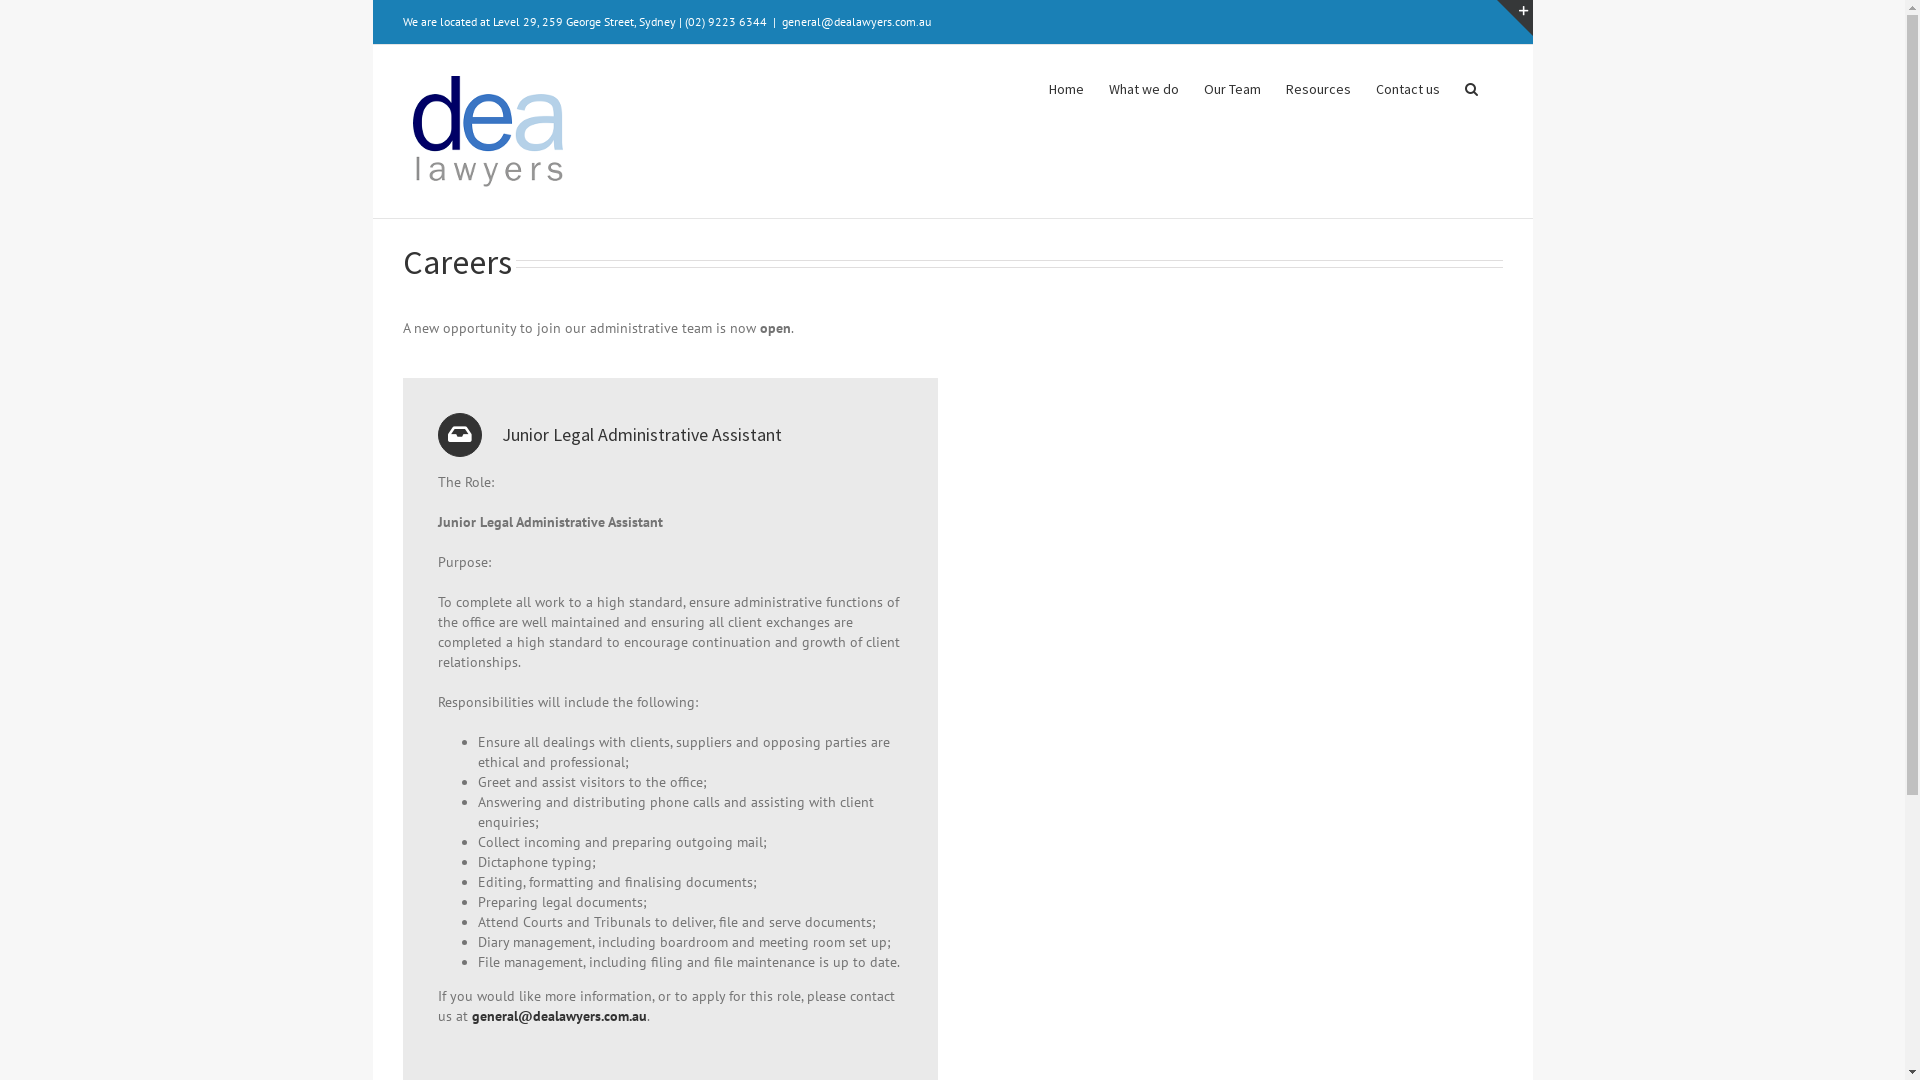  Describe the element at coordinates (1470, 86) in the screenshot. I see `'Search'` at that location.